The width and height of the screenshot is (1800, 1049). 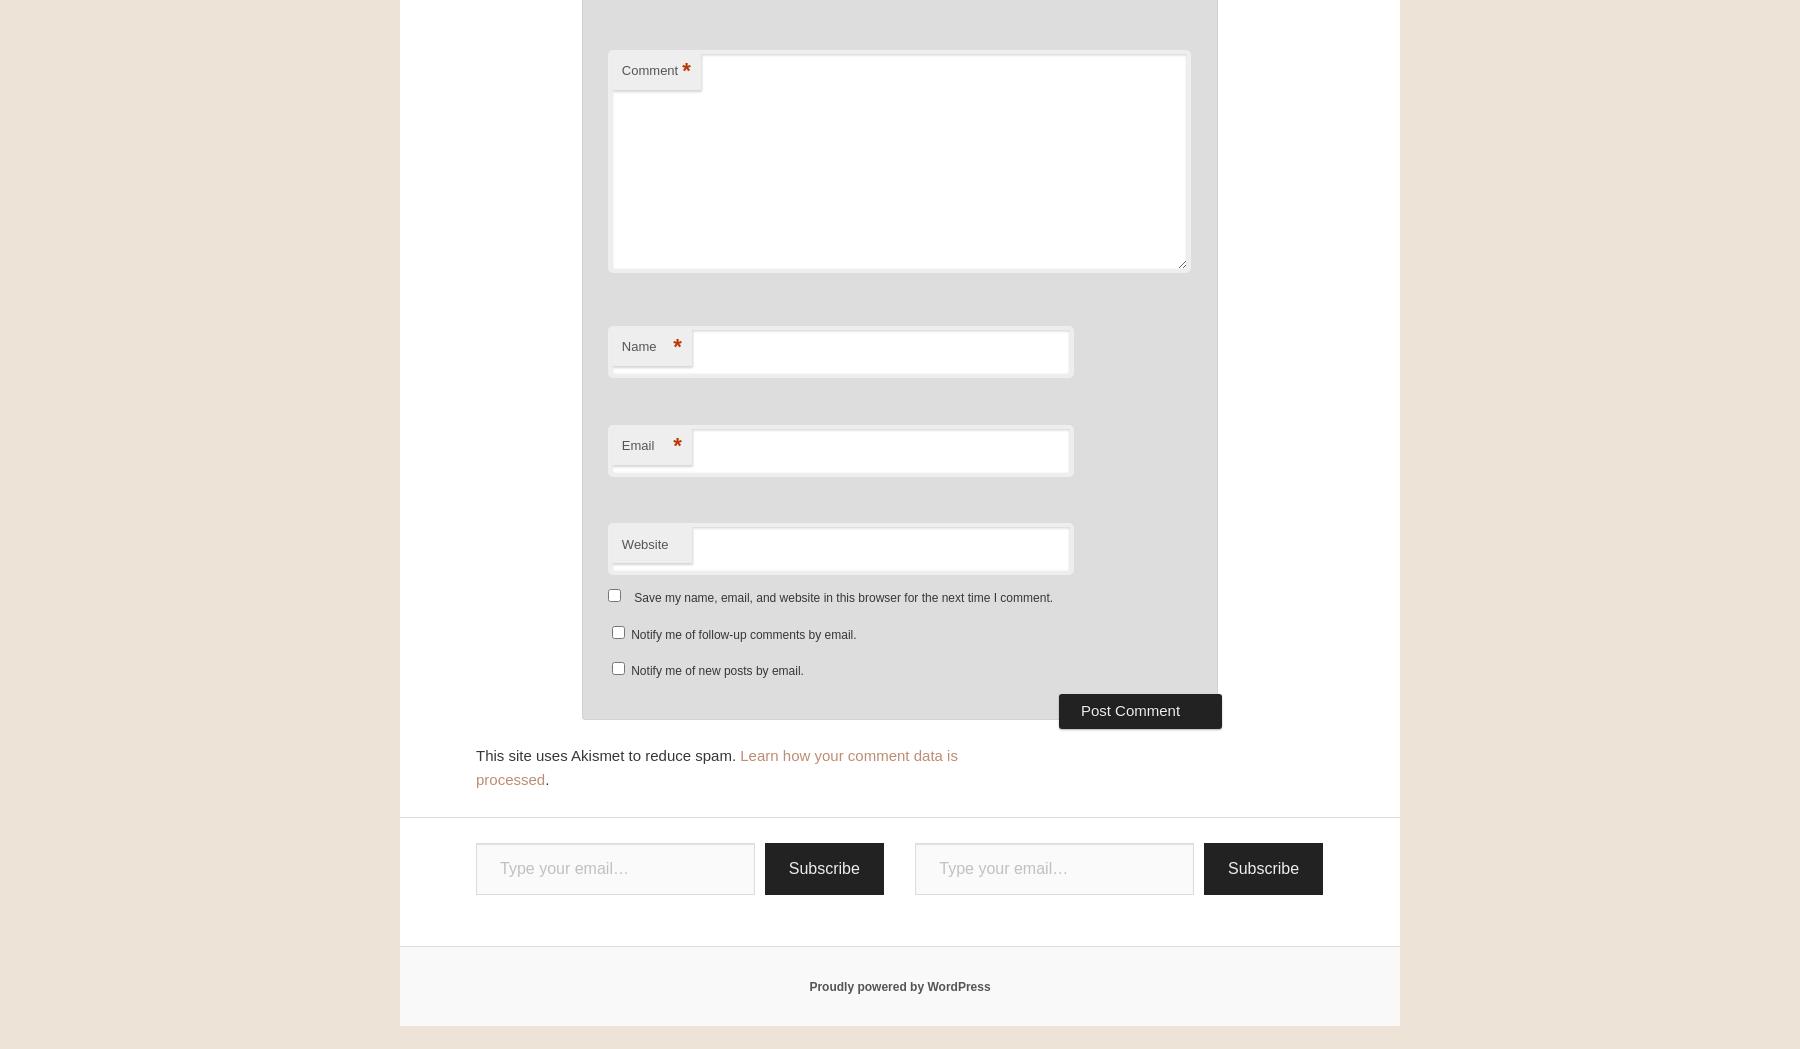 What do you see at coordinates (637, 443) in the screenshot?
I see `'Email'` at bounding box center [637, 443].